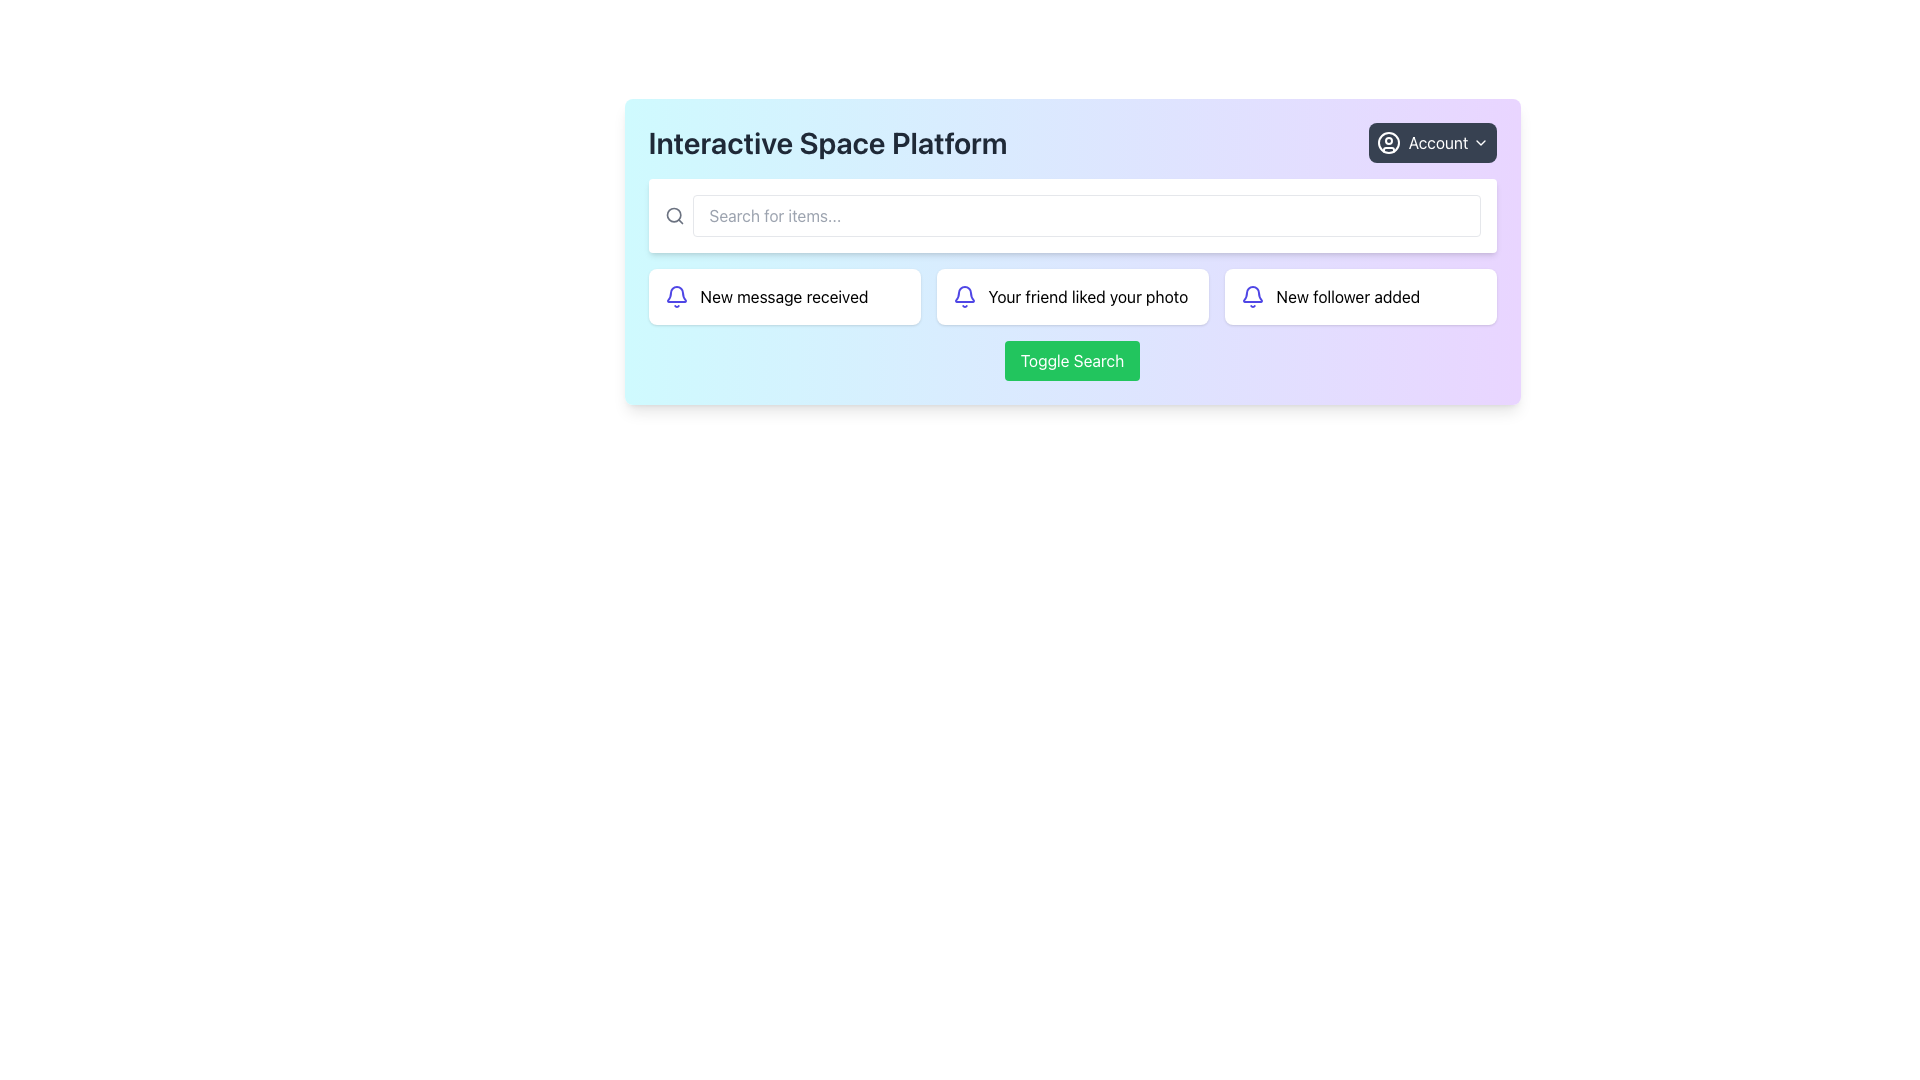 The image size is (1920, 1080). I want to click on the Search icon located at the far-left side of the search bar within the header section, which visually indicates a search action, so click(674, 216).